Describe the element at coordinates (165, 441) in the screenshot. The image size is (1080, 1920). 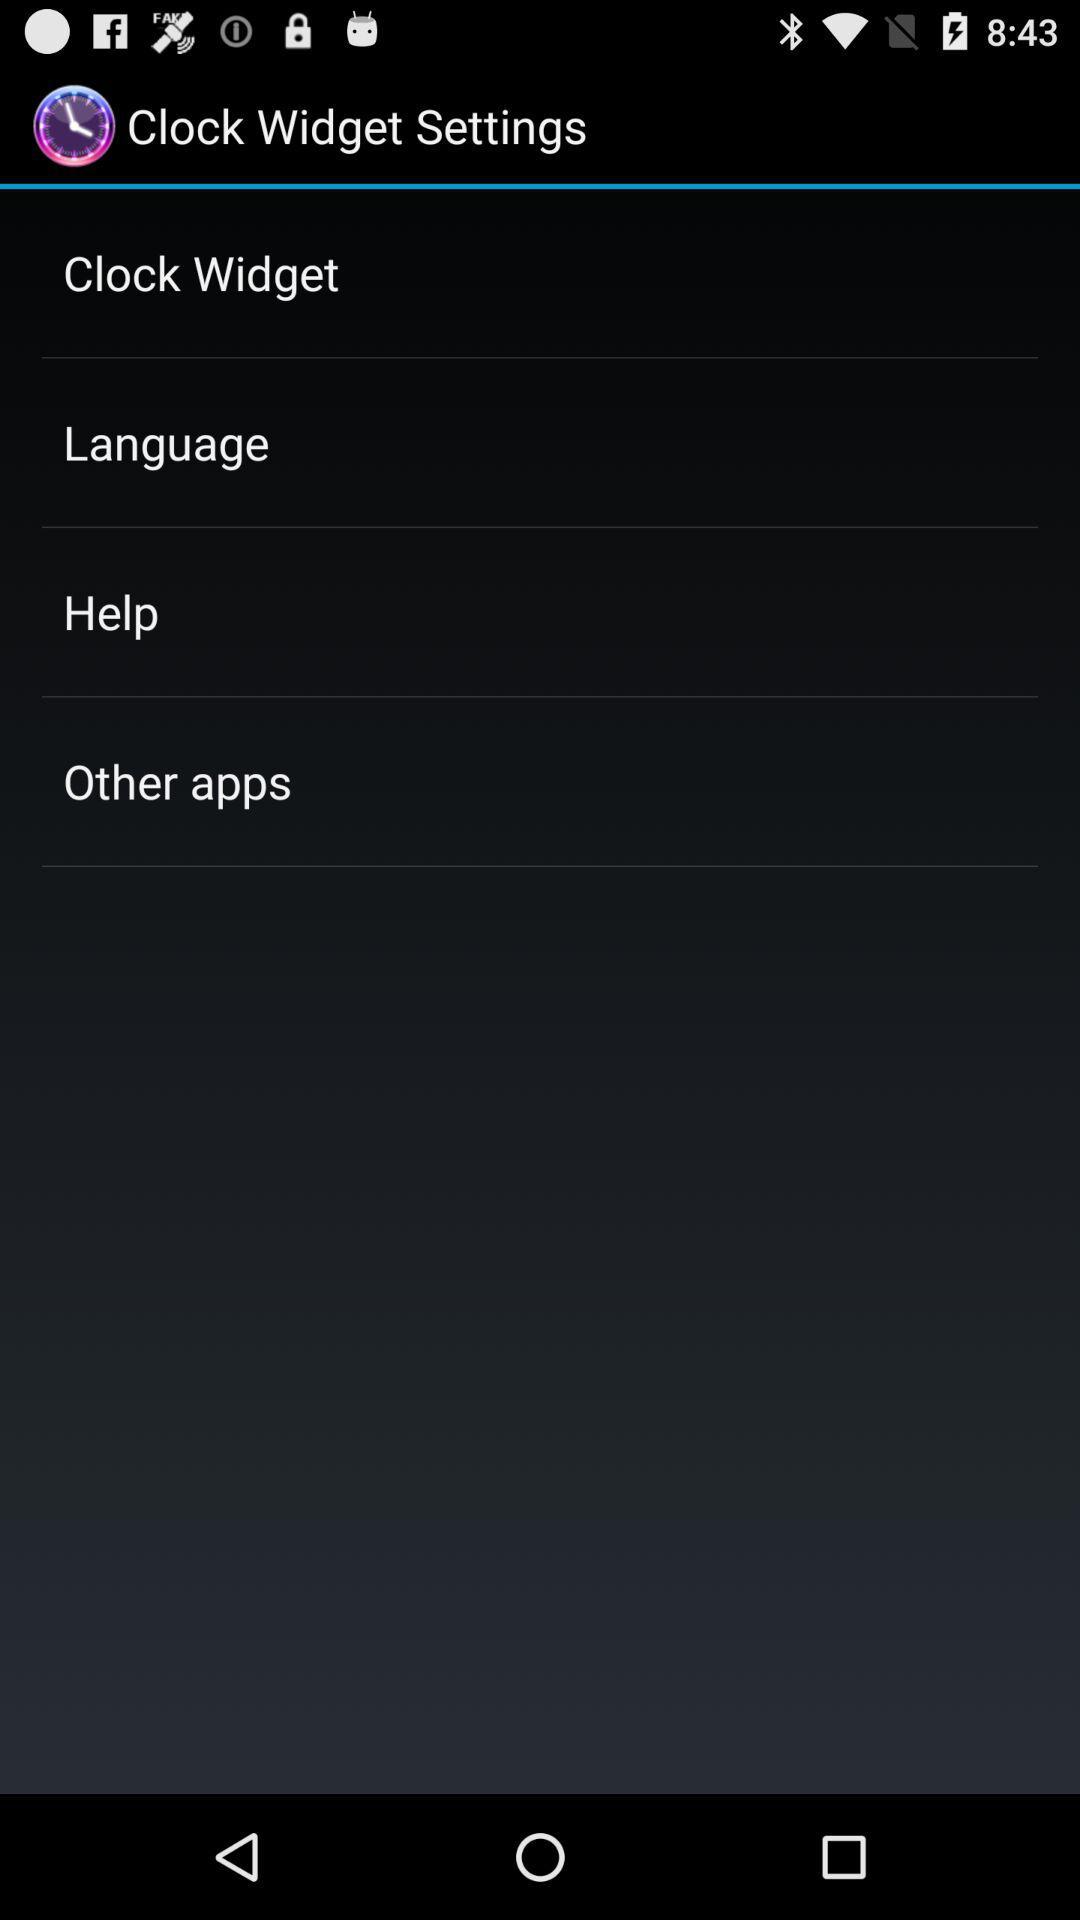
I see `language` at that location.